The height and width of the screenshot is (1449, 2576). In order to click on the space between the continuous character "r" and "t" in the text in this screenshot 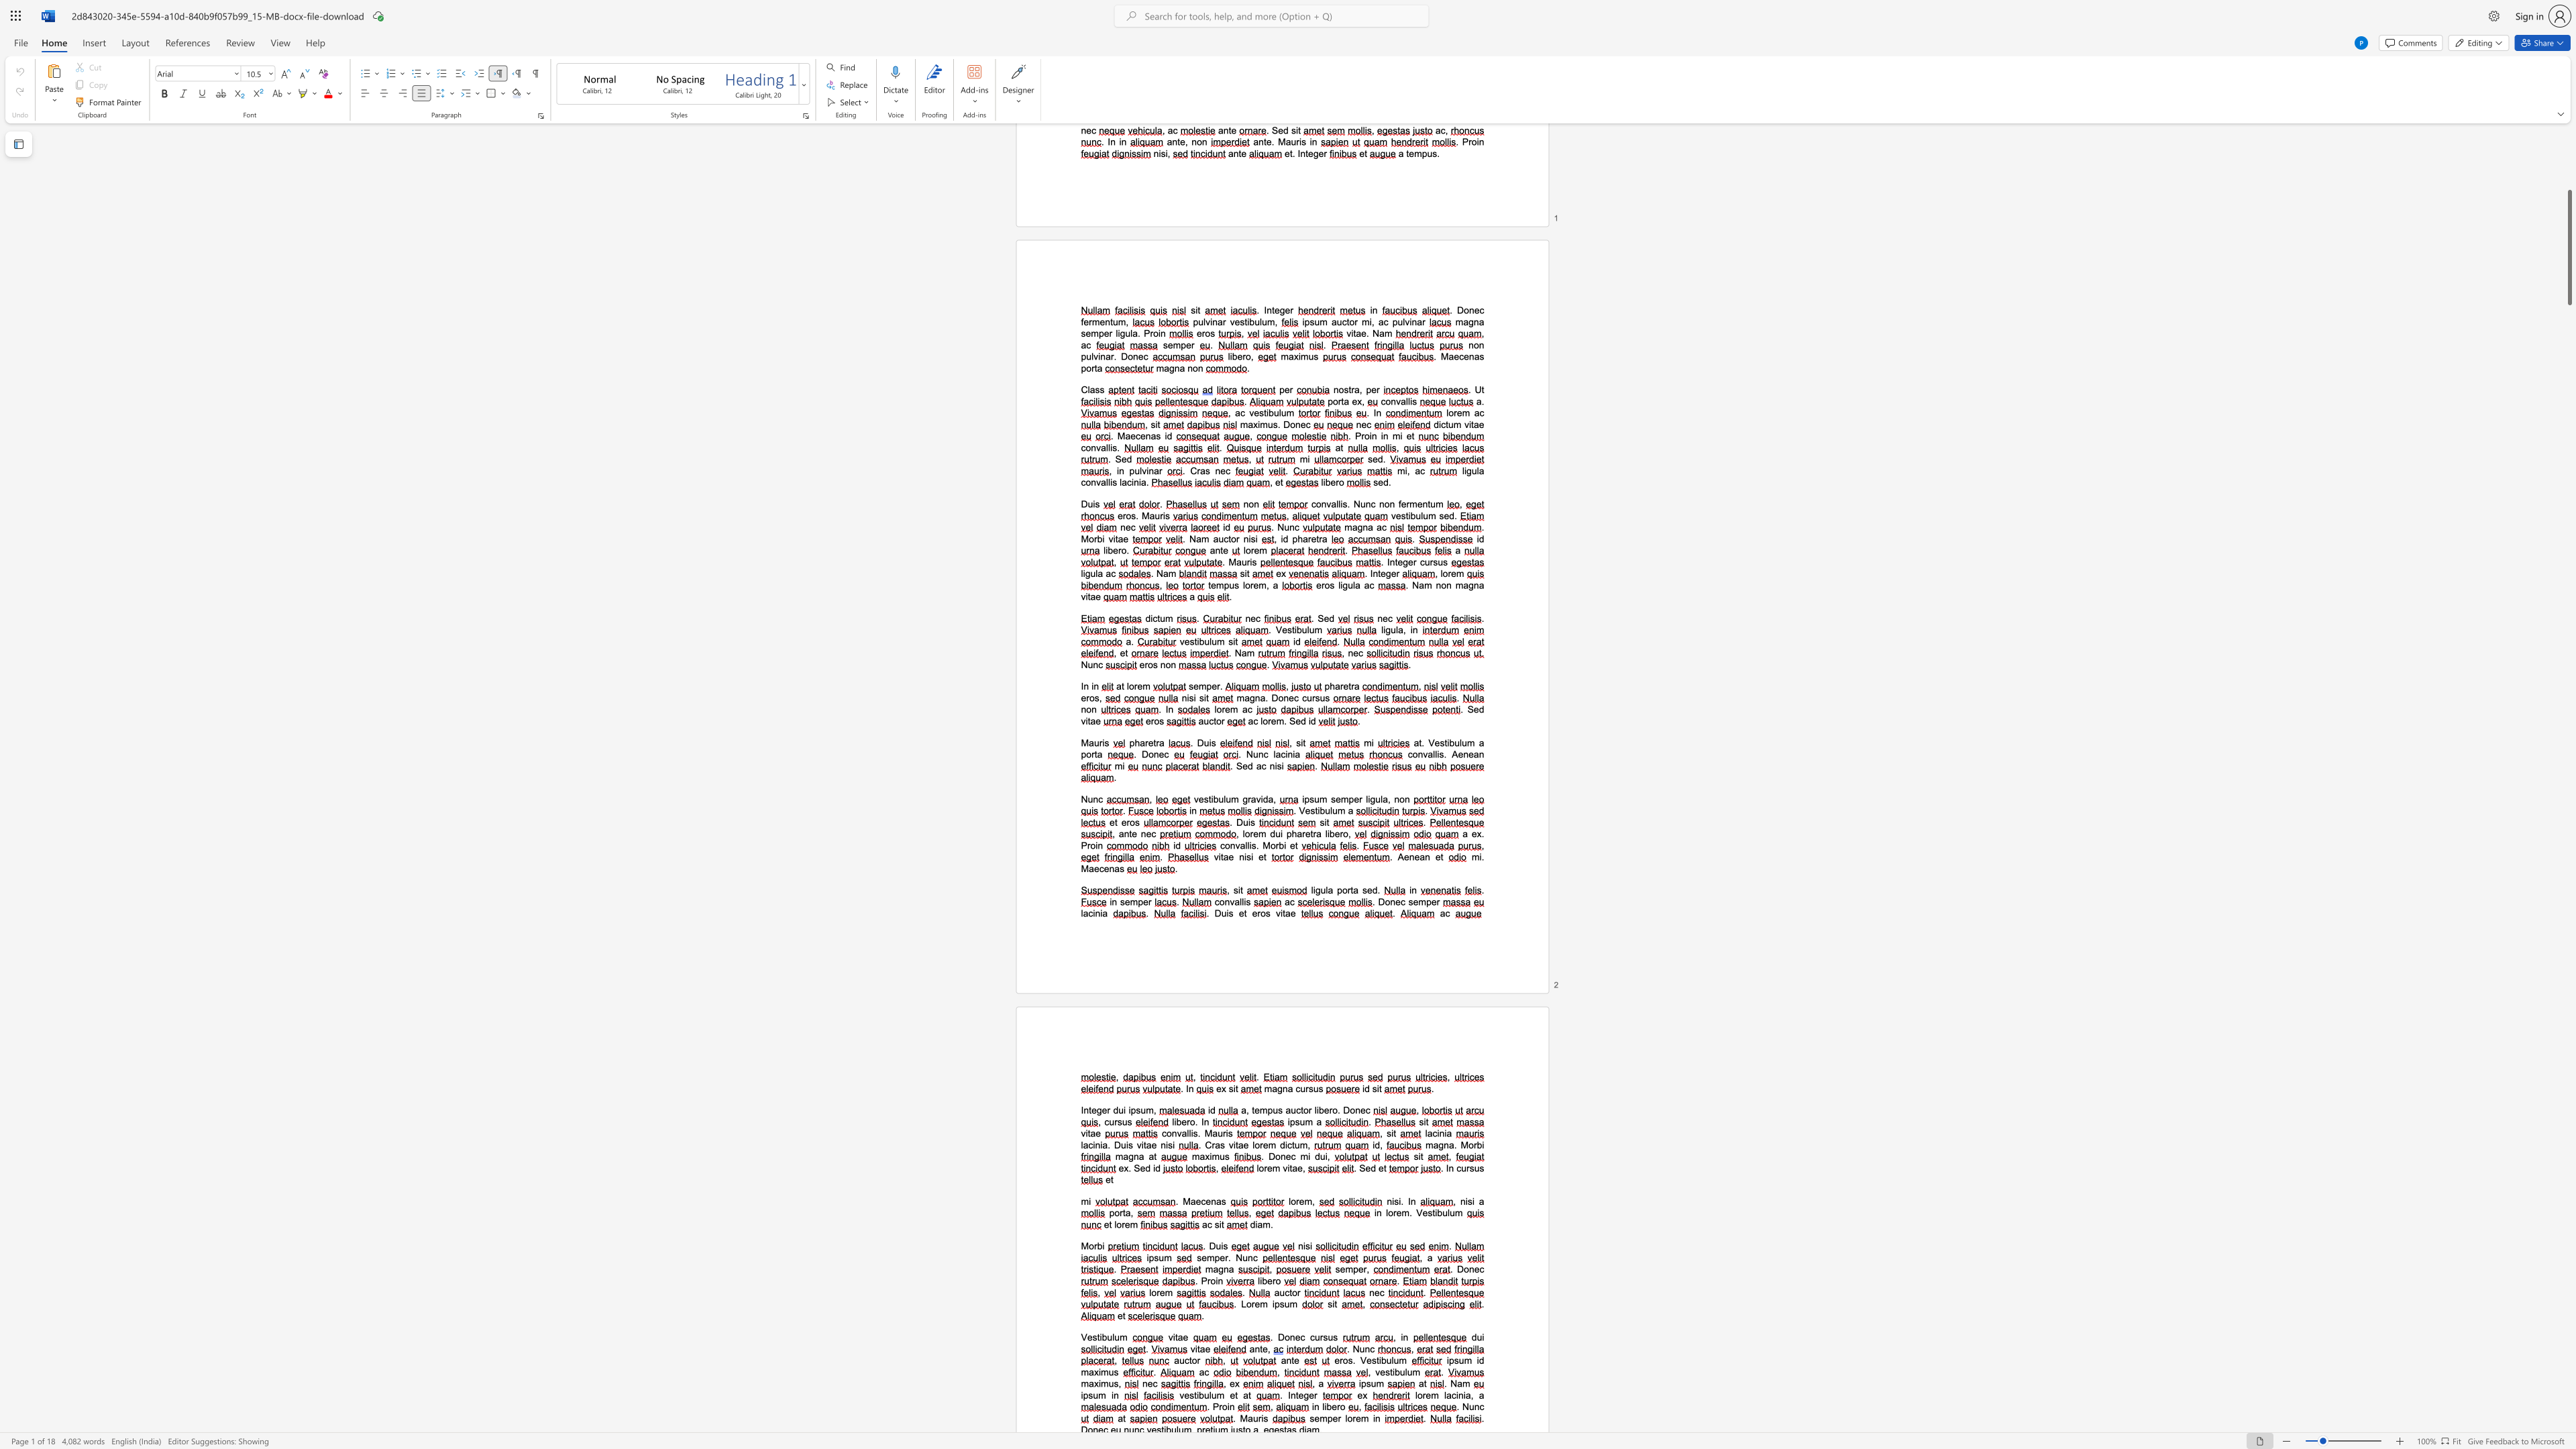, I will do `click(1349, 890)`.